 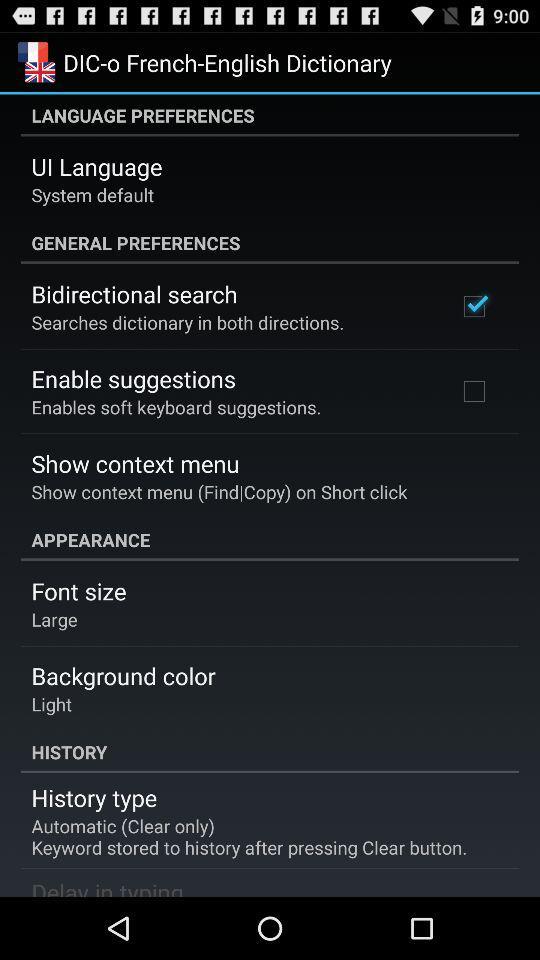 What do you see at coordinates (249, 836) in the screenshot?
I see `the automatic clear only app` at bounding box center [249, 836].